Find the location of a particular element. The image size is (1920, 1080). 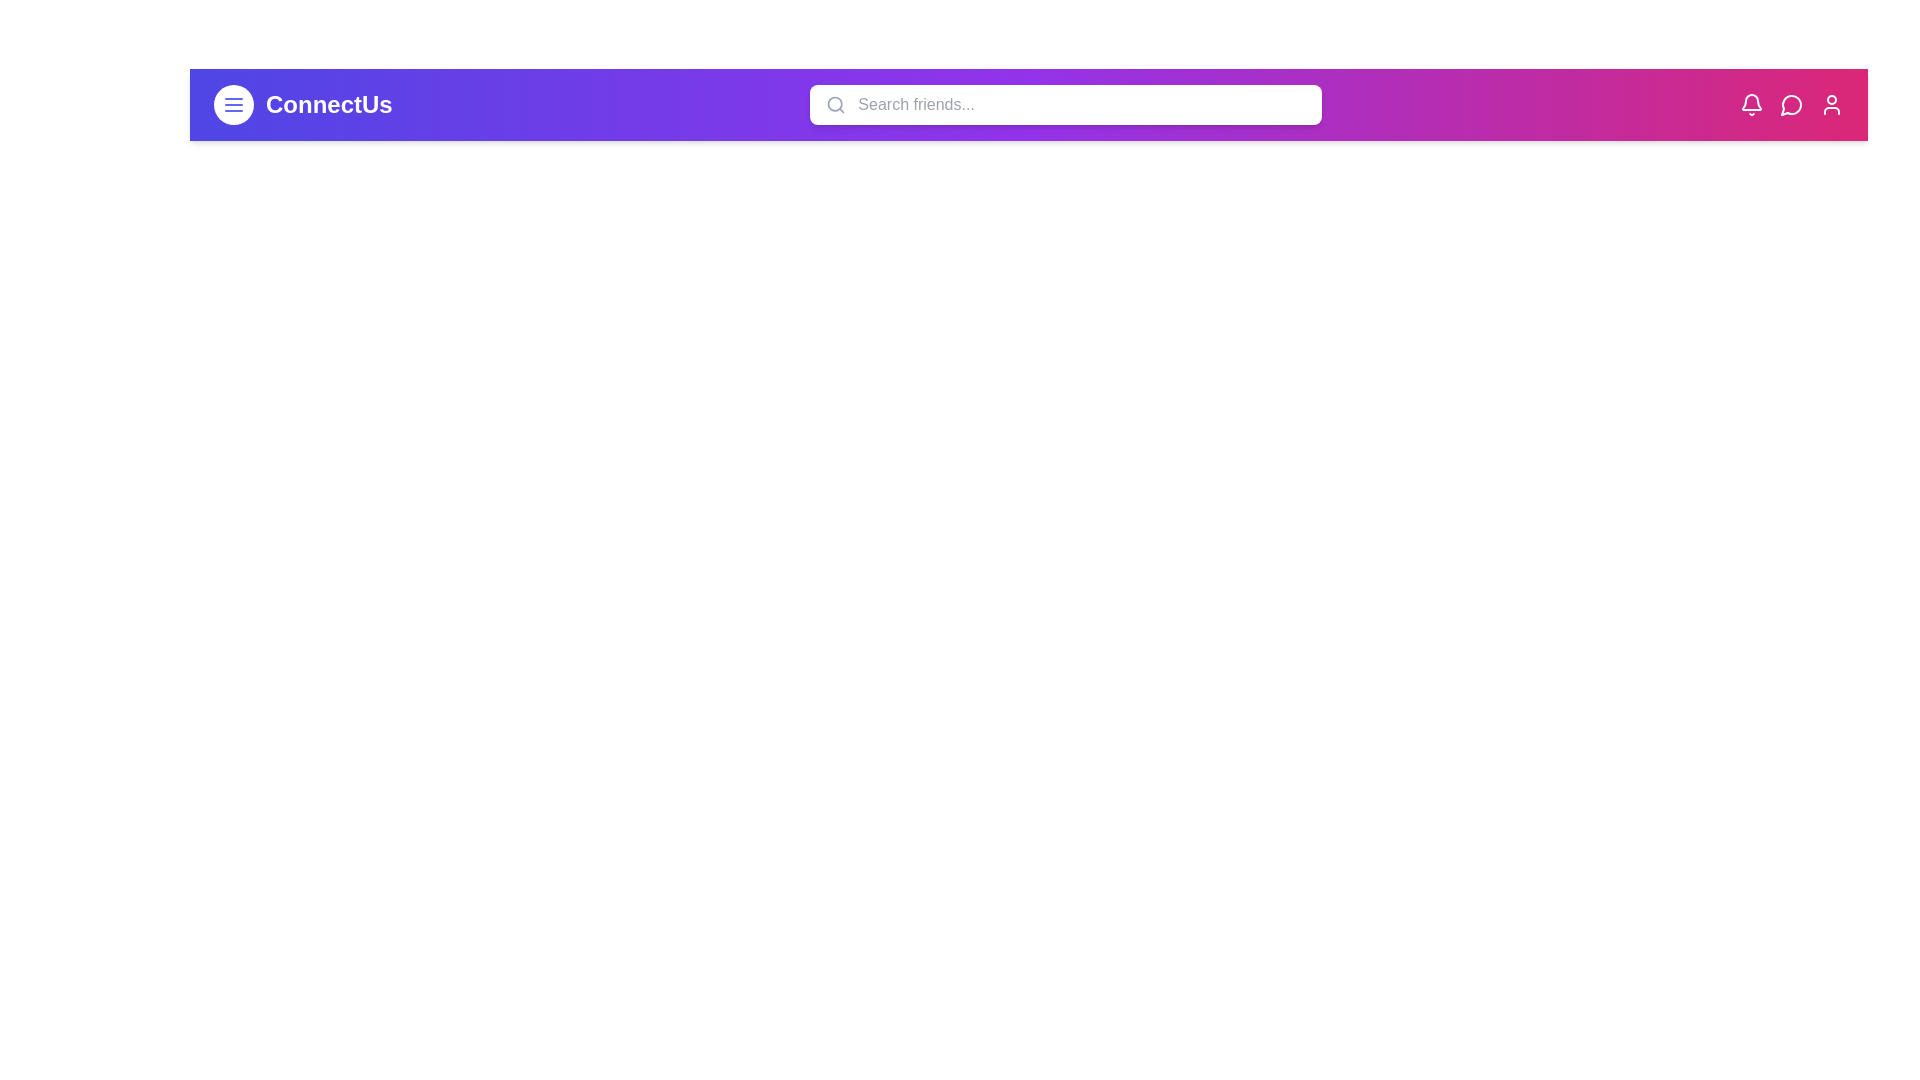

the message icon to view messages is located at coordinates (1791, 104).